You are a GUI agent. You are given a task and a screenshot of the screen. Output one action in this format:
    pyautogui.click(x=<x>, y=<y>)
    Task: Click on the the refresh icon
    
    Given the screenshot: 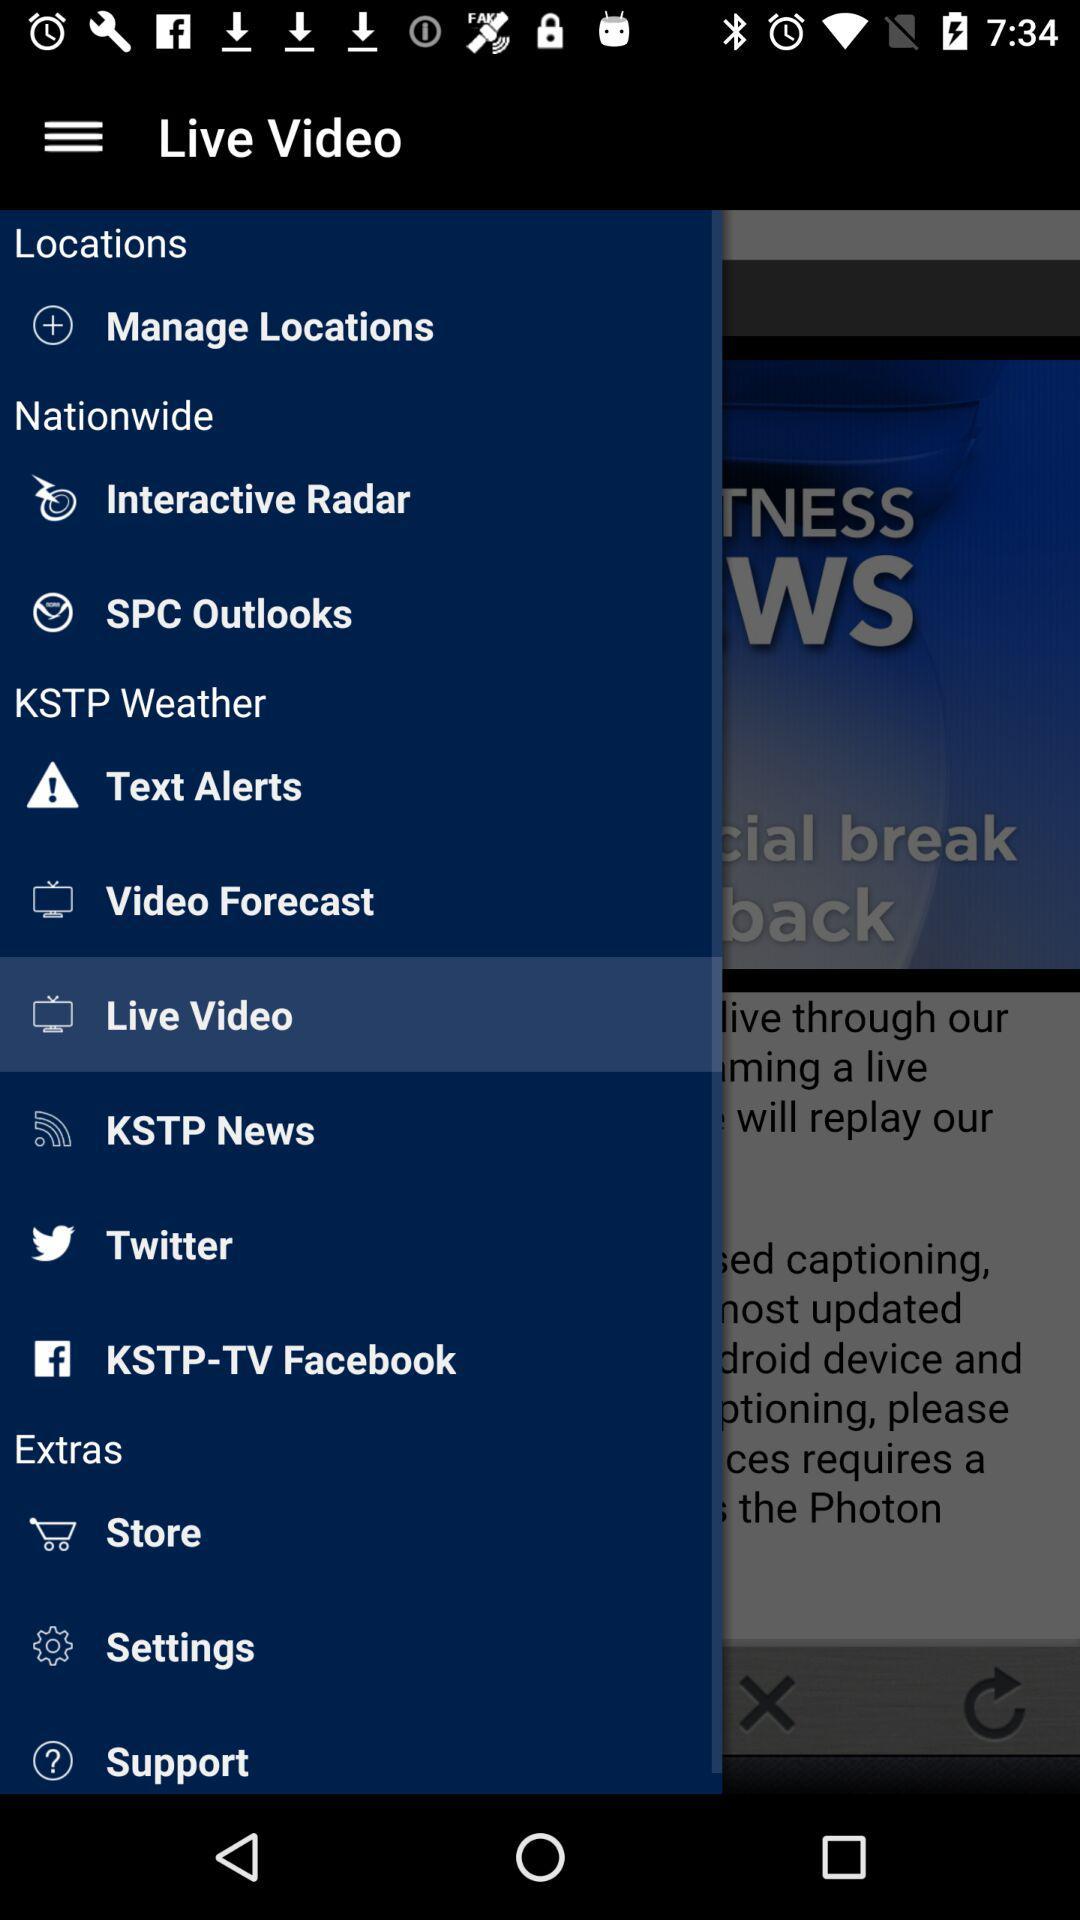 What is the action you would take?
    pyautogui.click(x=994, y=1702)
    